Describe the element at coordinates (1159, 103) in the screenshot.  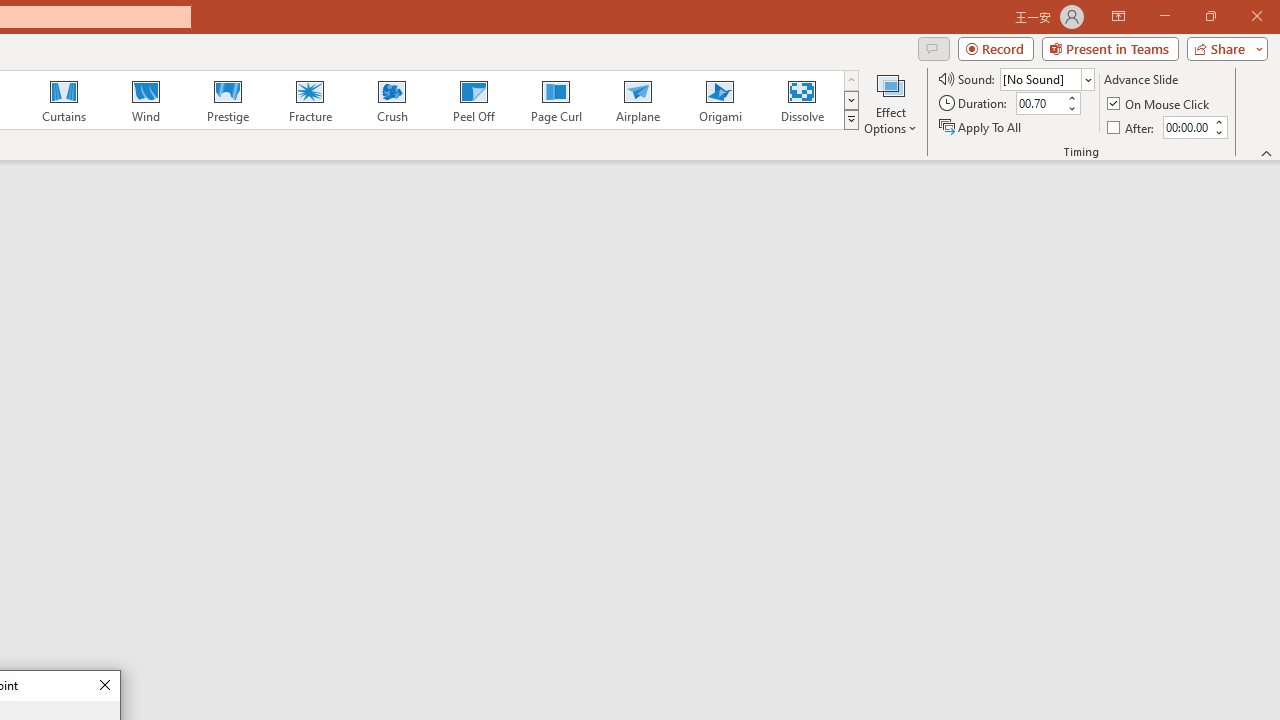
I see `'On Mouse Click'` at that location.